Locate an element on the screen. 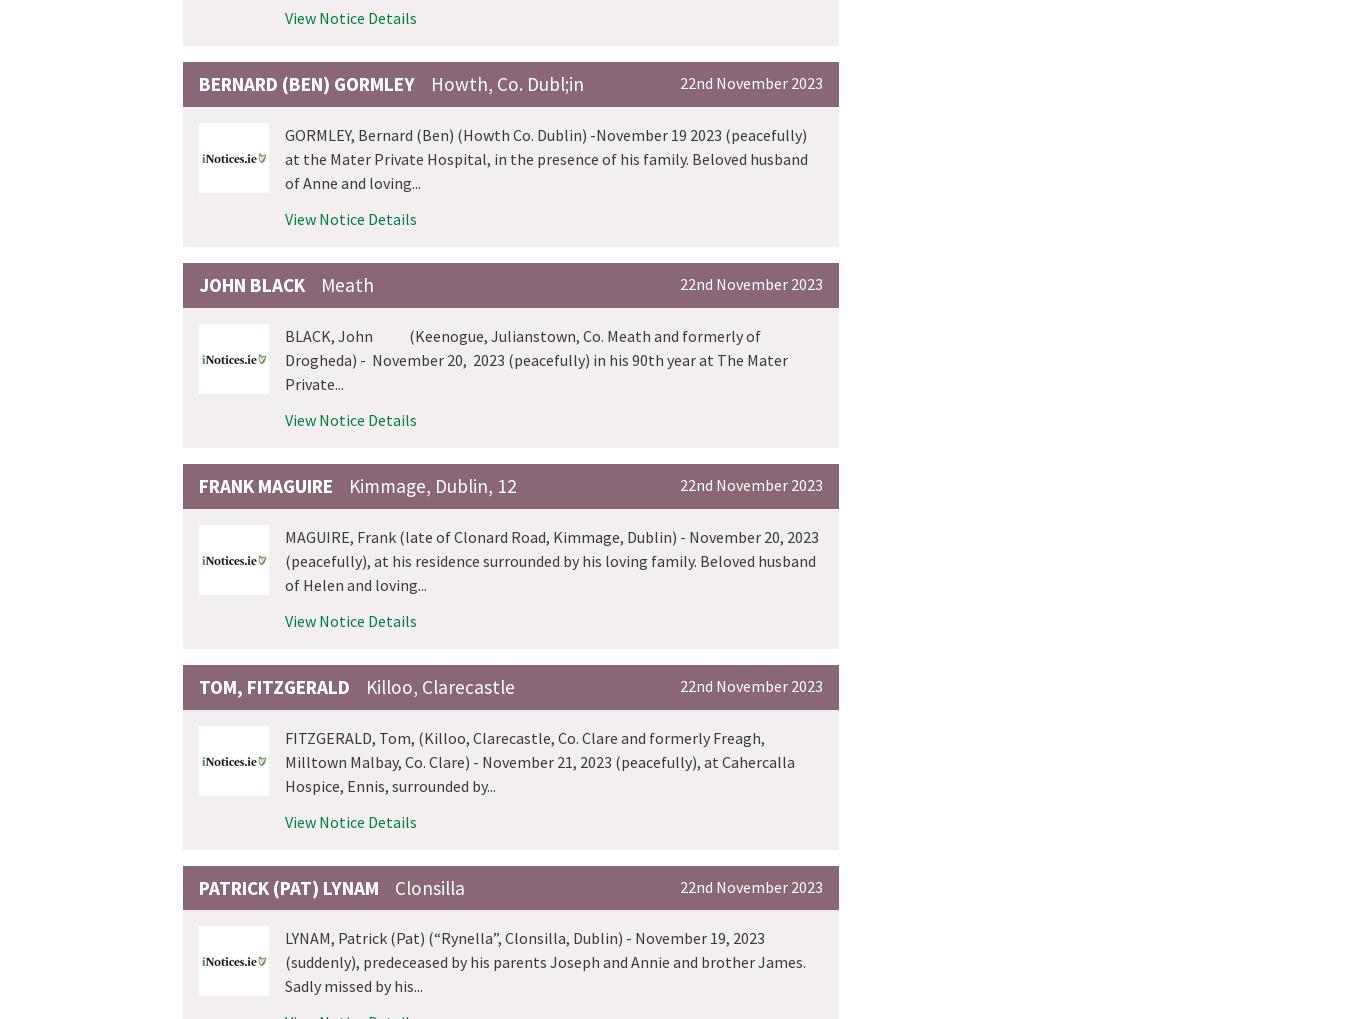 This screenshot has height=1019, width=1366. 'Frank Maguire' is located at coordinates (265, 484).